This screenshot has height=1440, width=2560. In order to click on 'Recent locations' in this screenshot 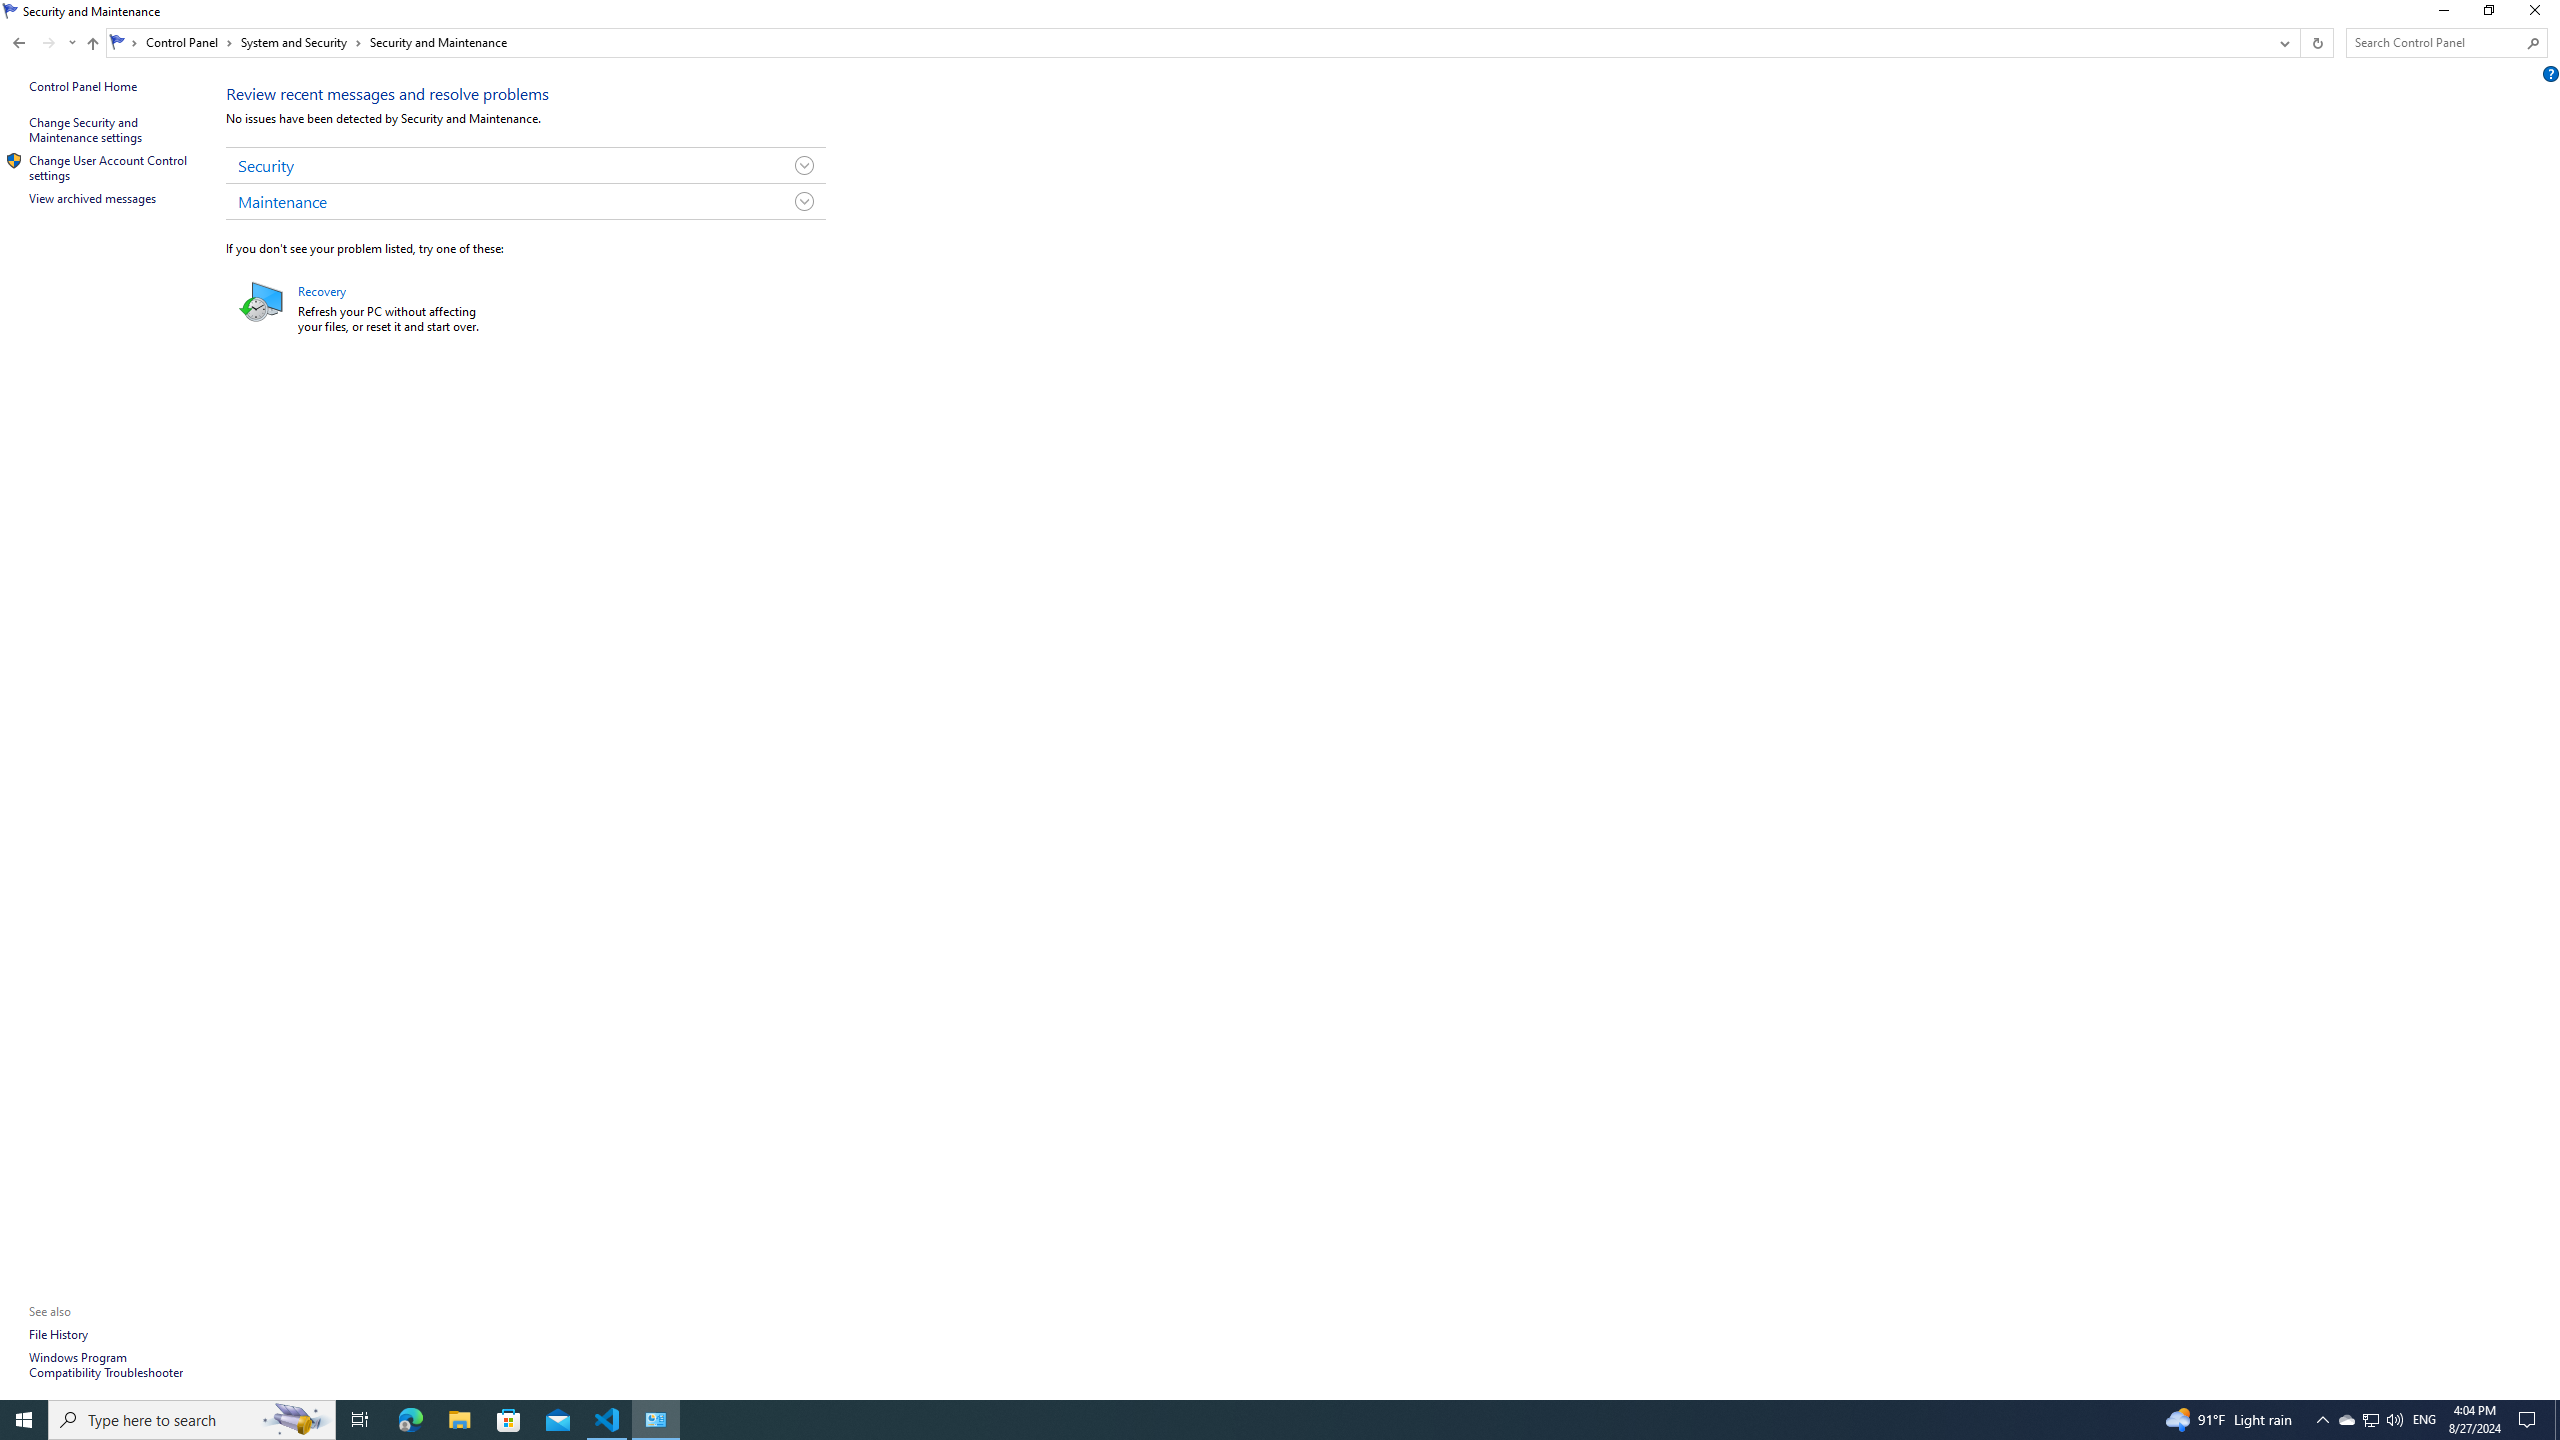, I will do `click(70, 42)`.